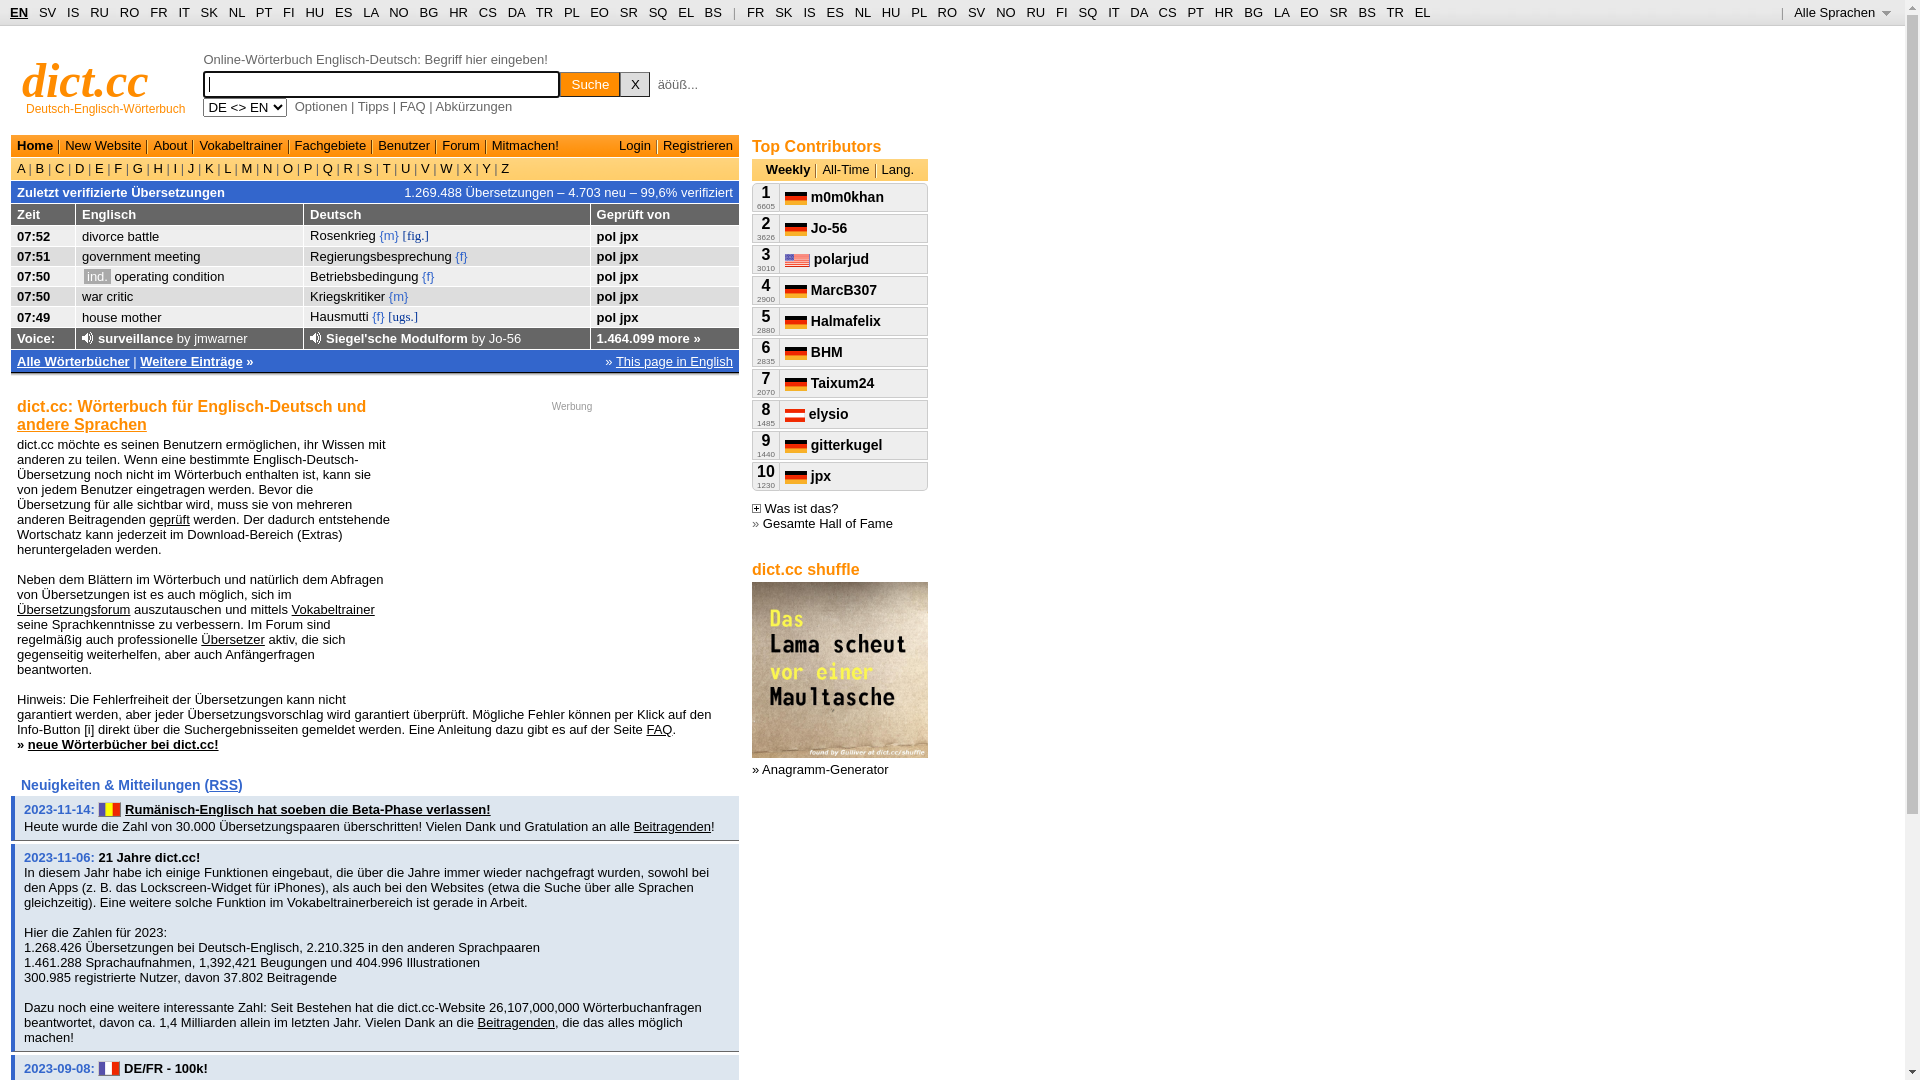 Image resolution: width=1920 pixels, height=1080 pixels. I want to click on 'U', so click(404, 167).